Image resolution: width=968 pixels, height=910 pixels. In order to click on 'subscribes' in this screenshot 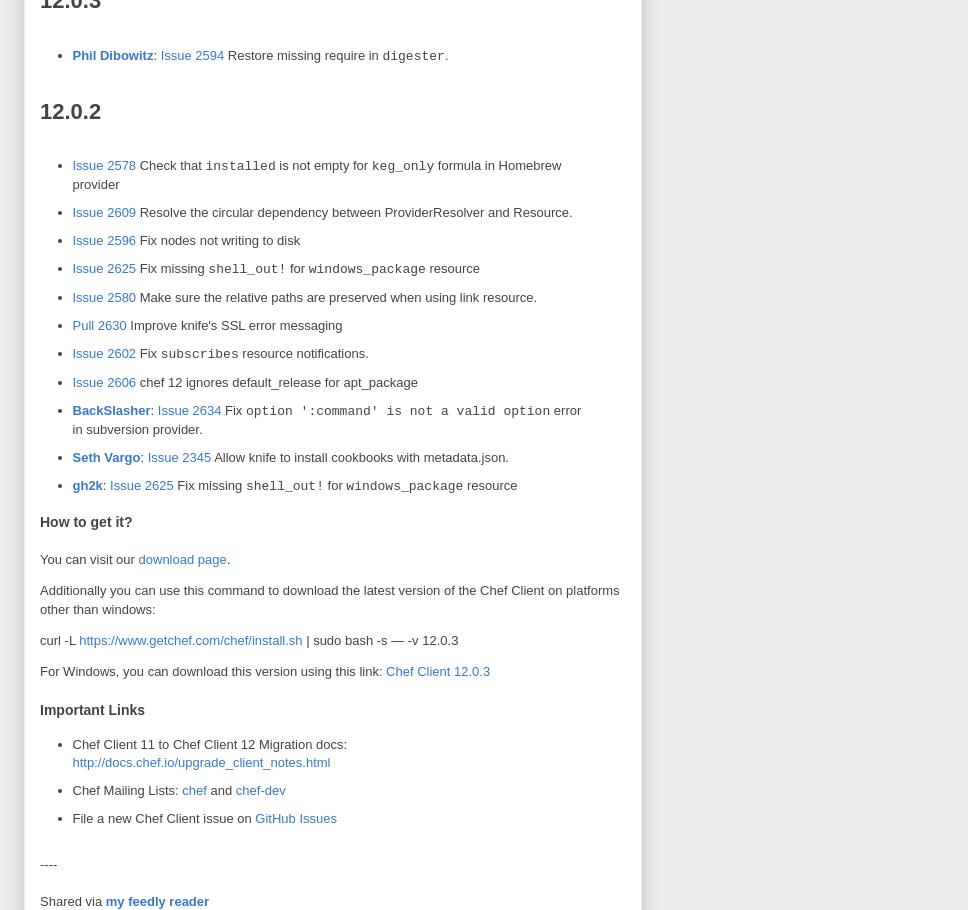, I will do `click(199, 352)`.